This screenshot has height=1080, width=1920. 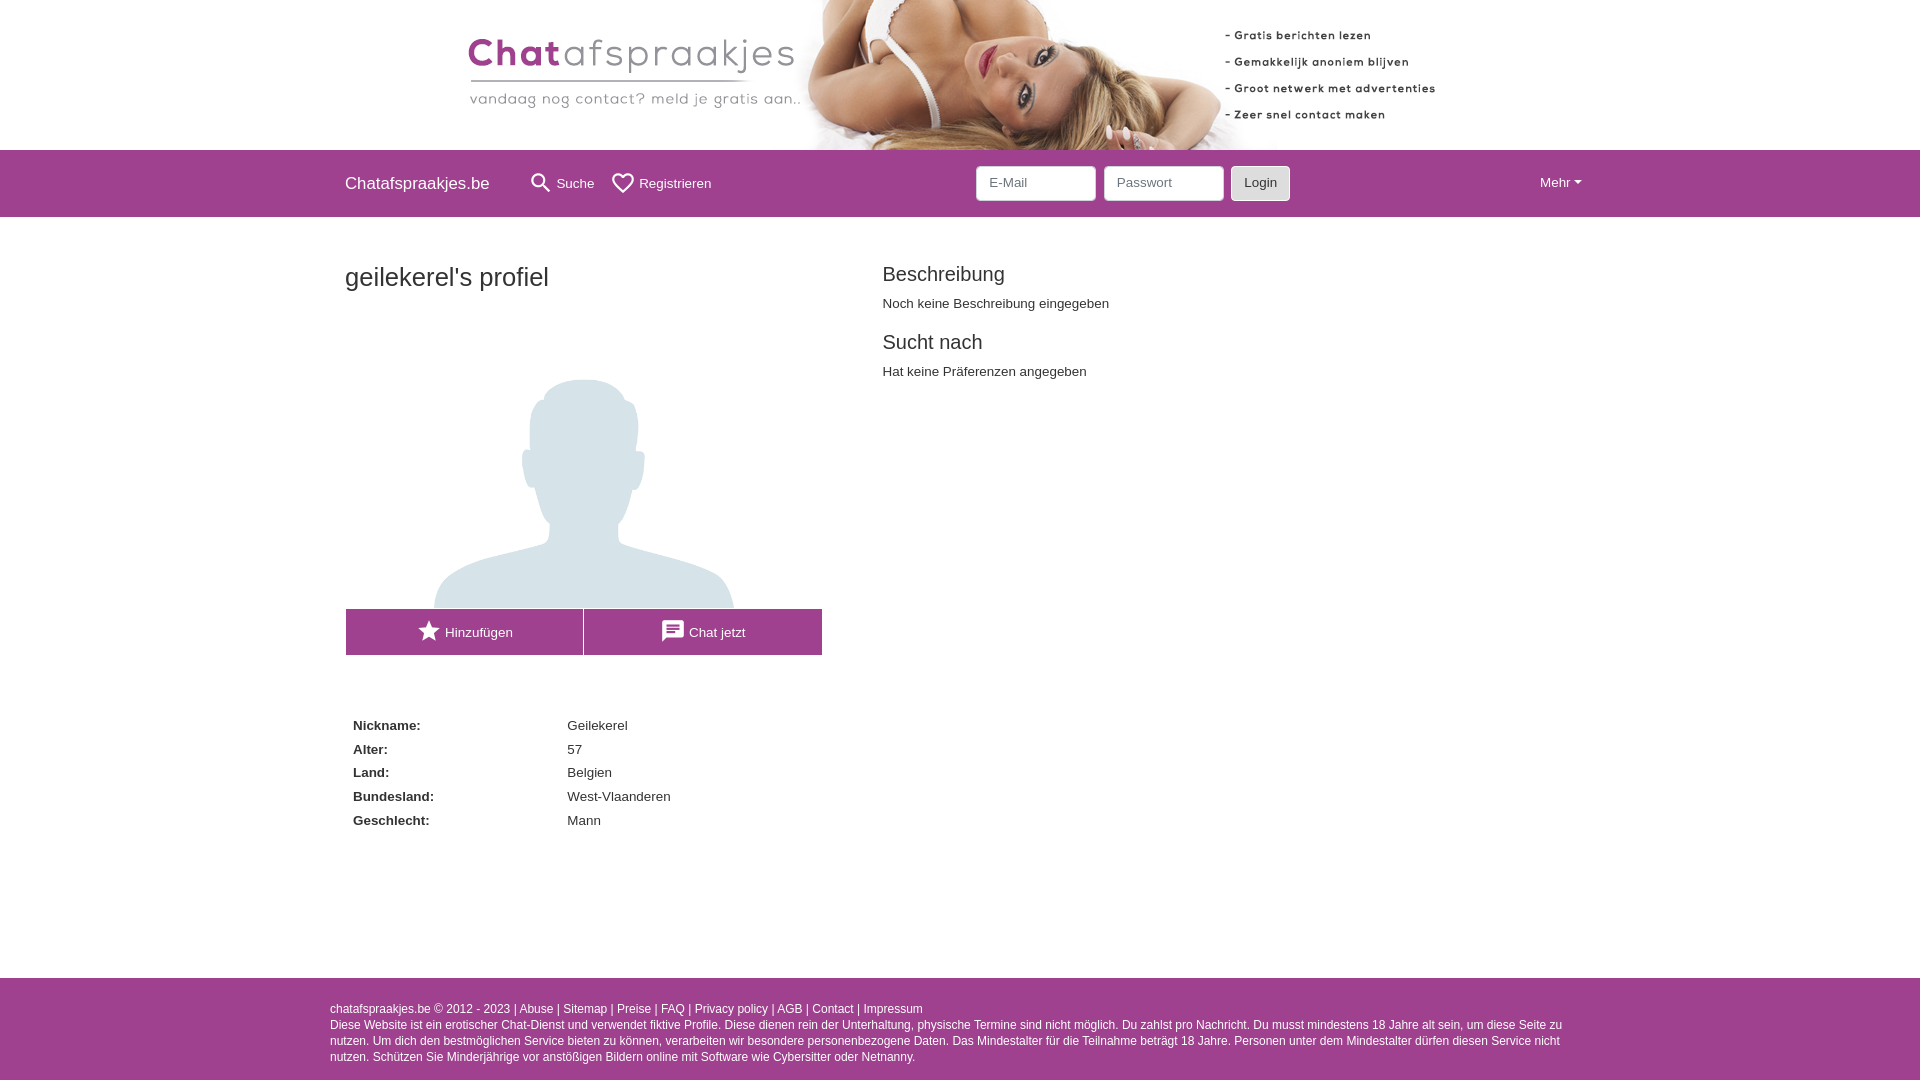 What do you see at coordinates (660, 183) in the screenshot?
I see `'favorite_border` at bounding box center [660, 183].